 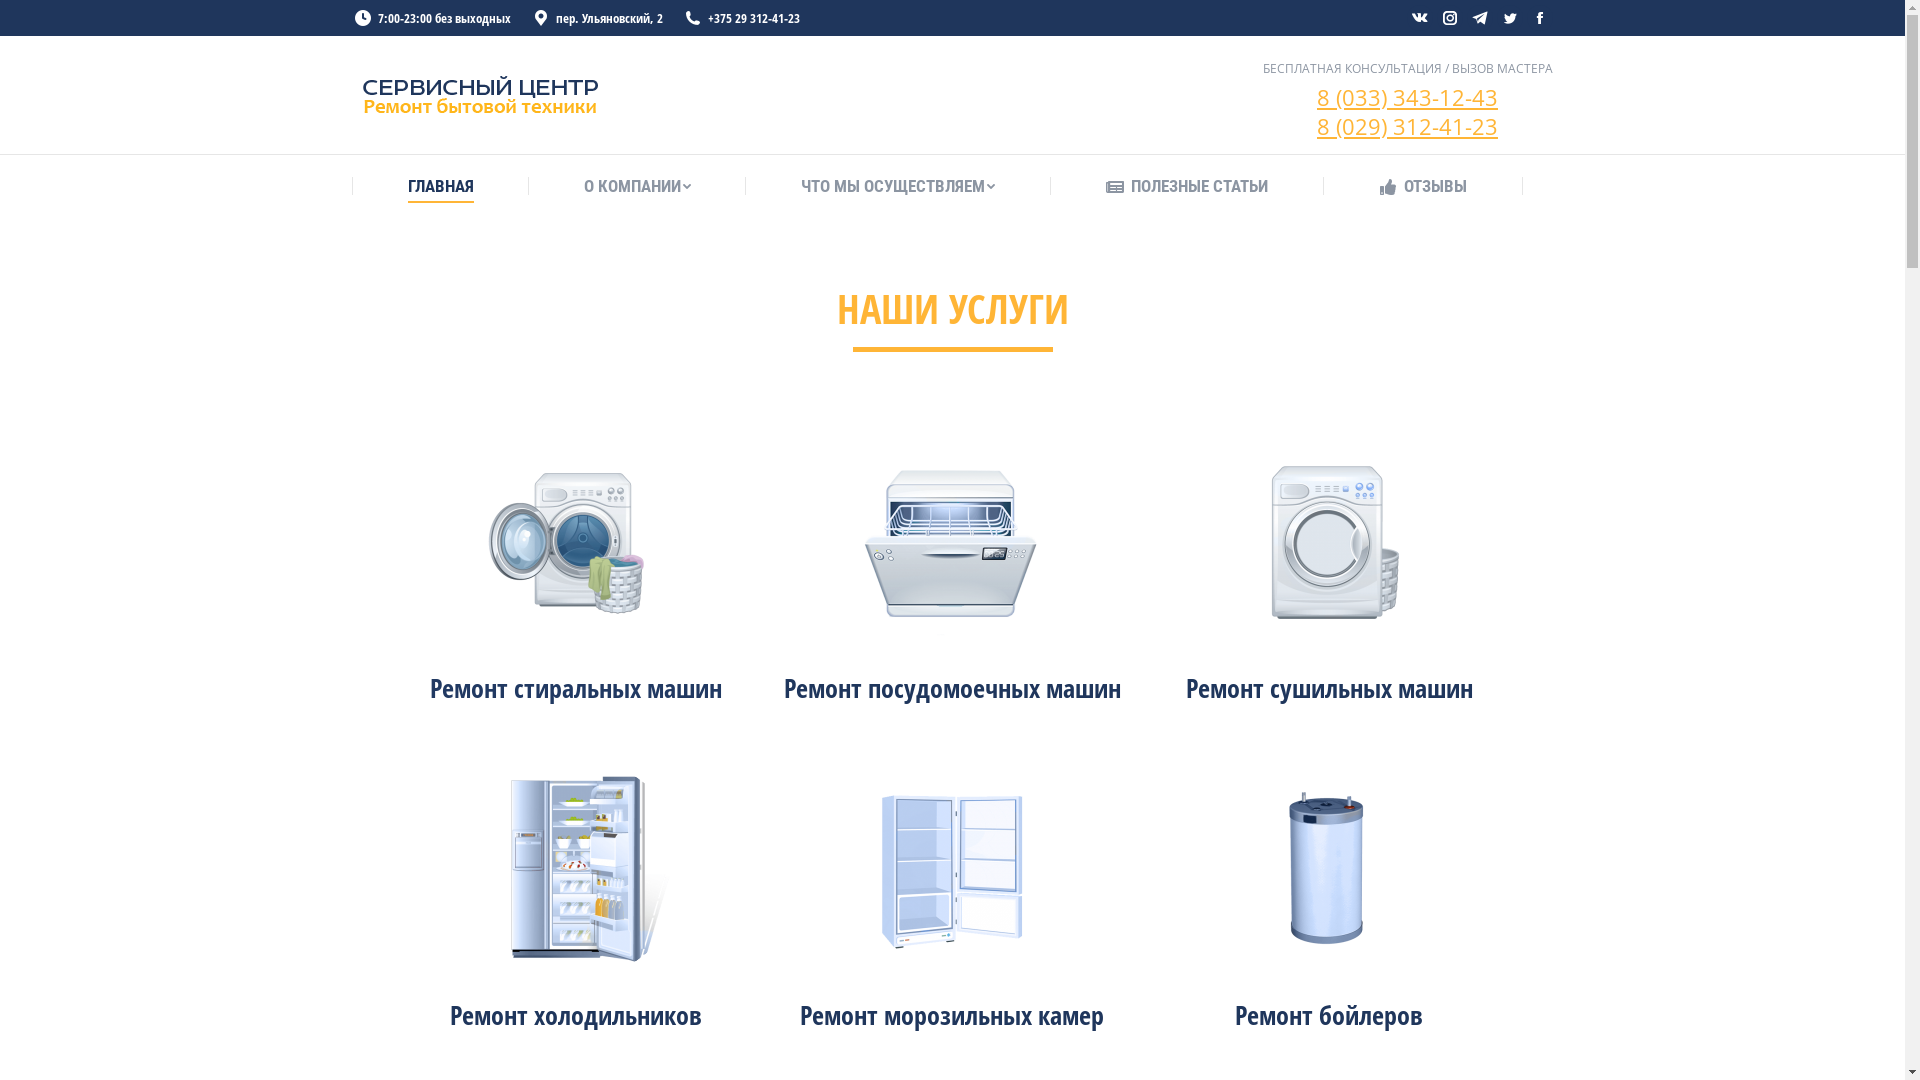 What do you see at coordinates (1478, 18) in the screenshot?
I see `'Telegram page opens in new window'` at bounding box center [1478, 18].